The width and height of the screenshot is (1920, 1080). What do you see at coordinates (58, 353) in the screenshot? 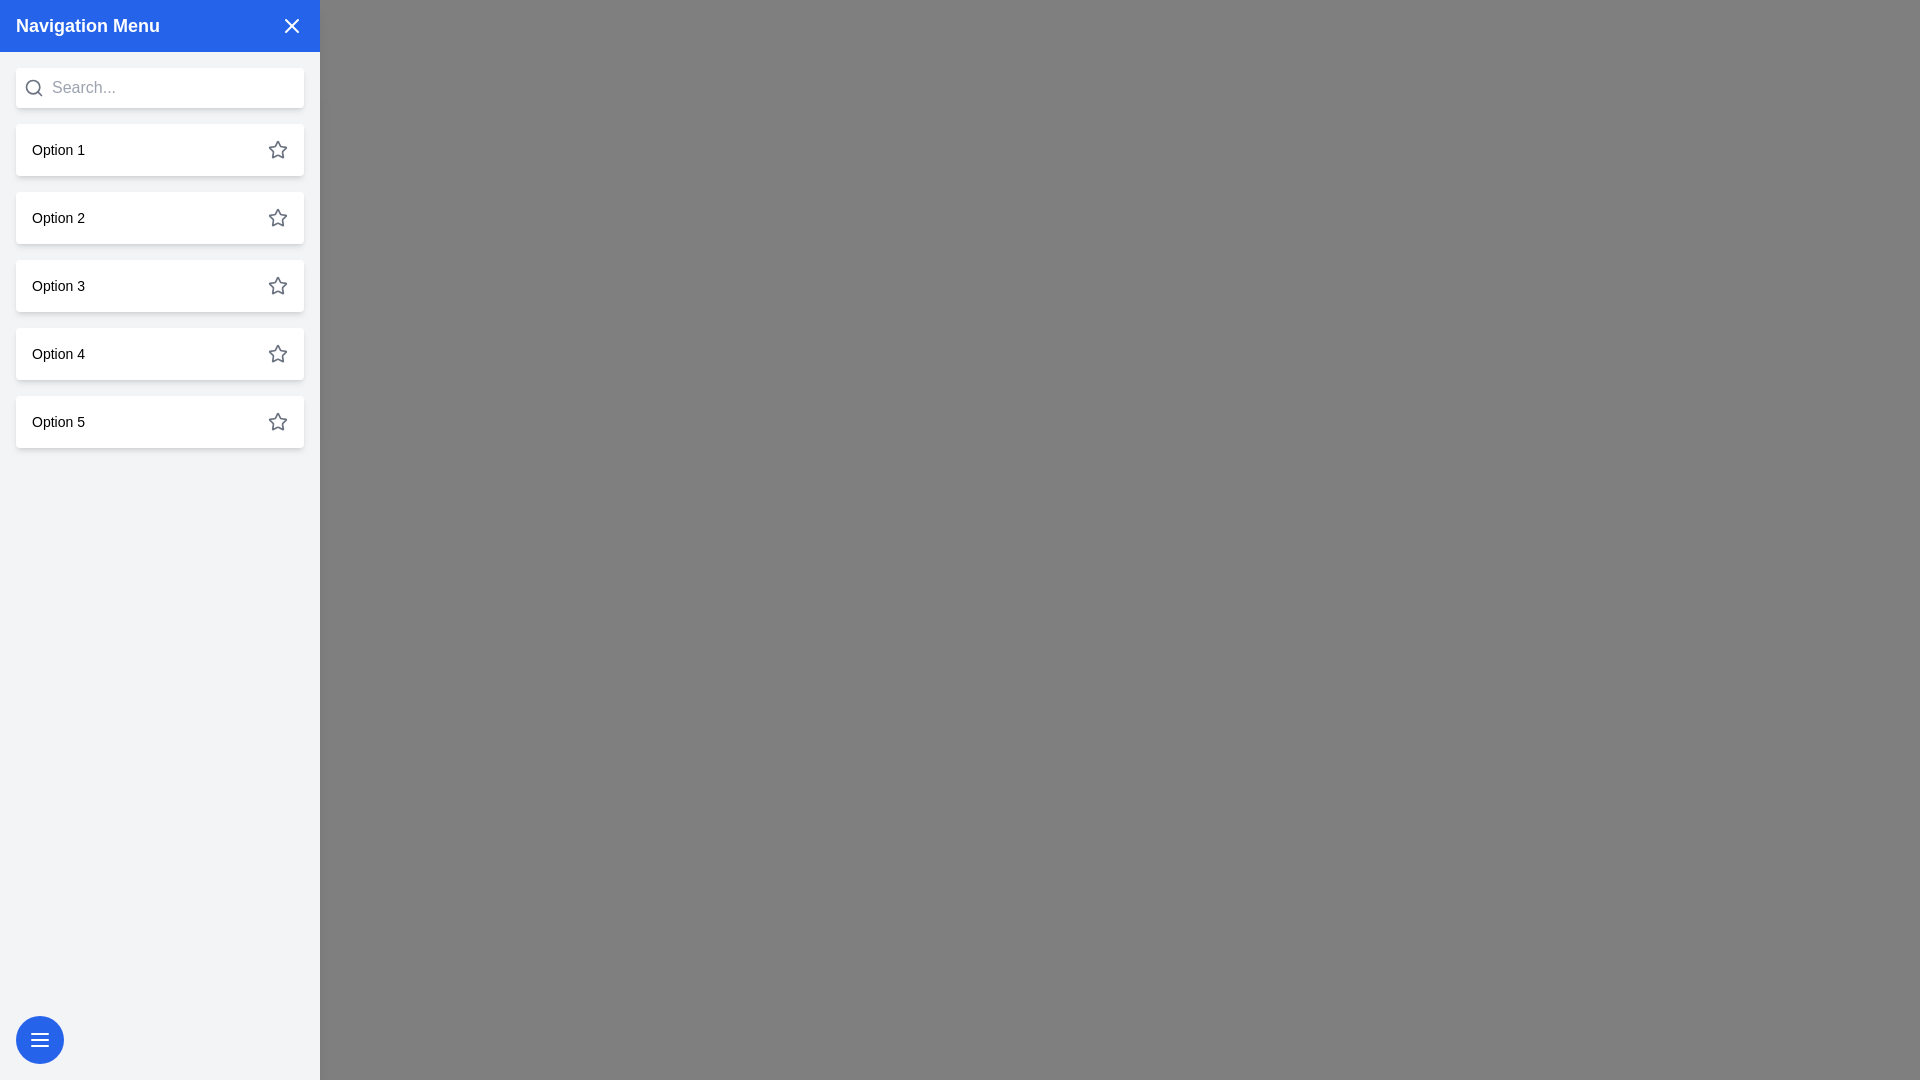
I see `the fourth entry in the navigation menu located in the sidebar, which is below 'Option 3' and above 'Option 5'` at bounding box center [58, 353].